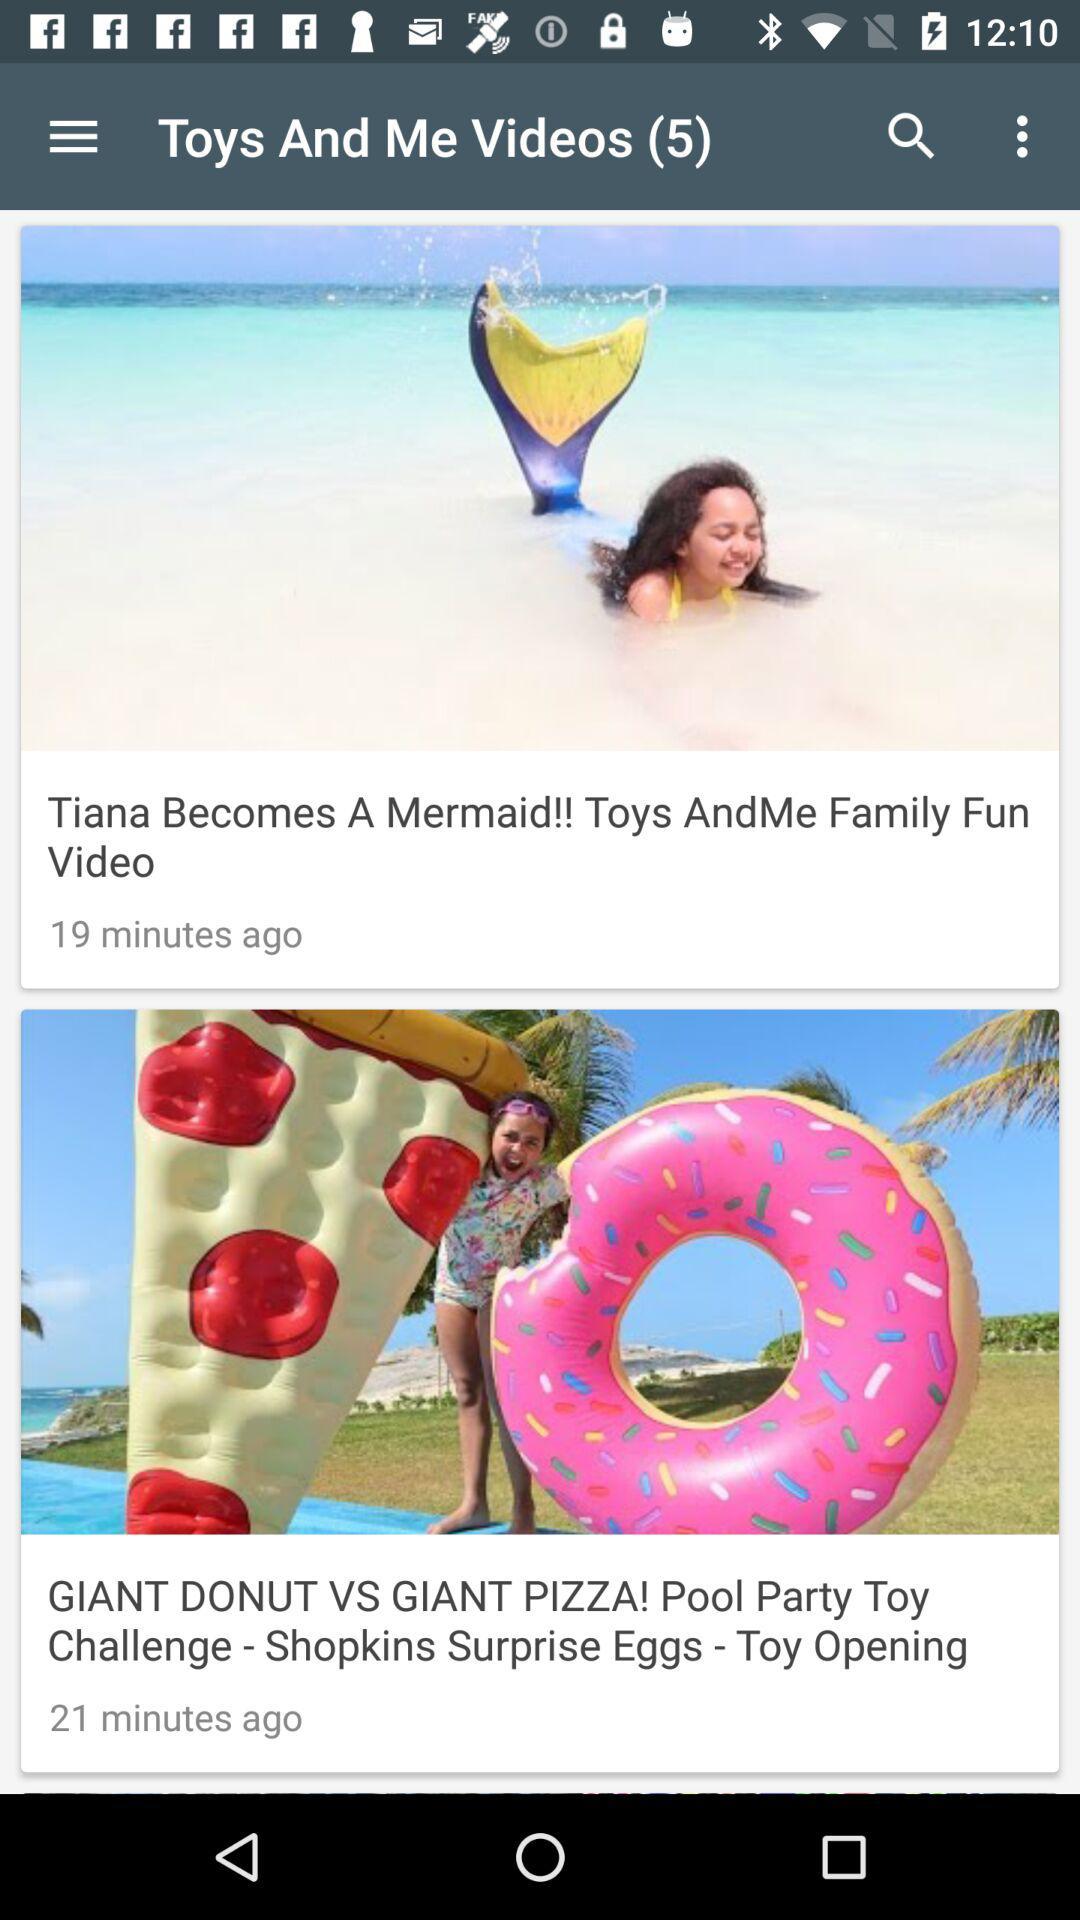 This screenshot has height=1920, width=1080. What do you see at coordinates (911, 135) in the screenshot?
I see `item next to the toys and me item` at bounding box center [911, 135].